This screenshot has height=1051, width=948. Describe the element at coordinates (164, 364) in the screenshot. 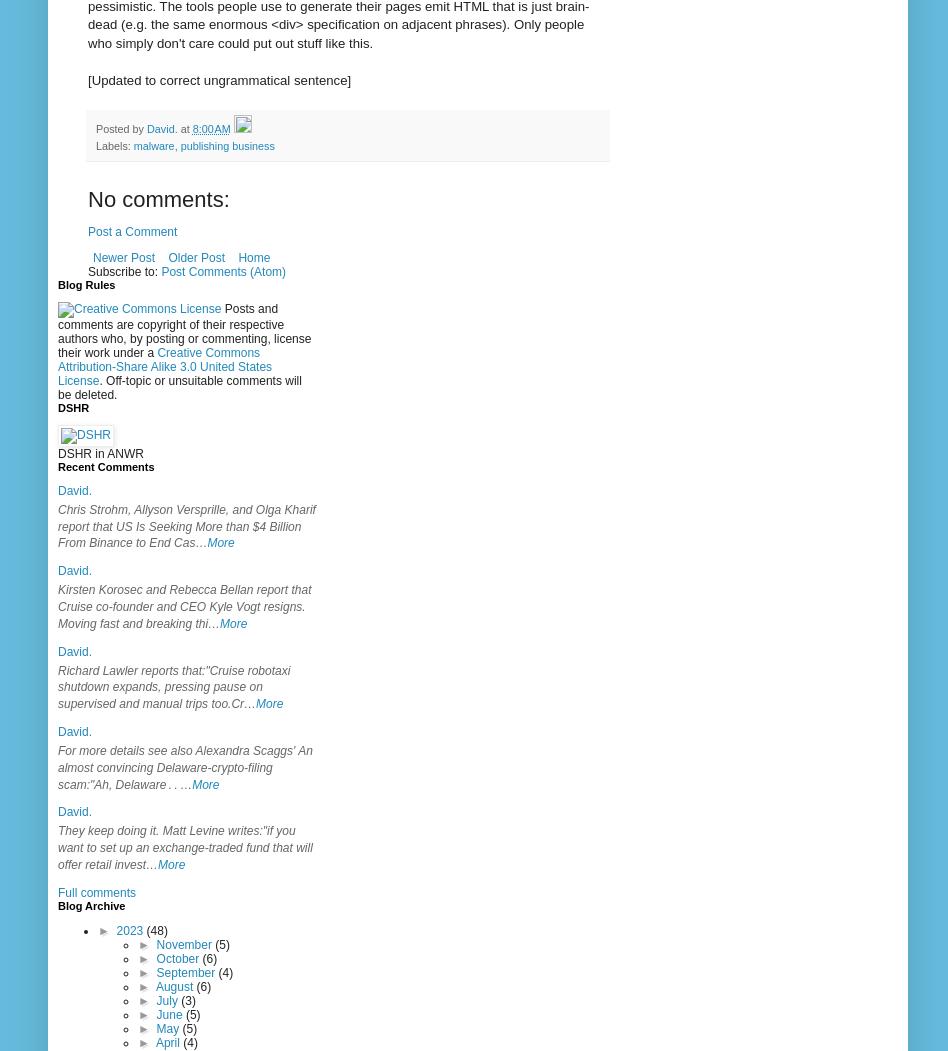

I see `'Creative Commons Attribution-Share Alike 3.0 United States License'` at that location.